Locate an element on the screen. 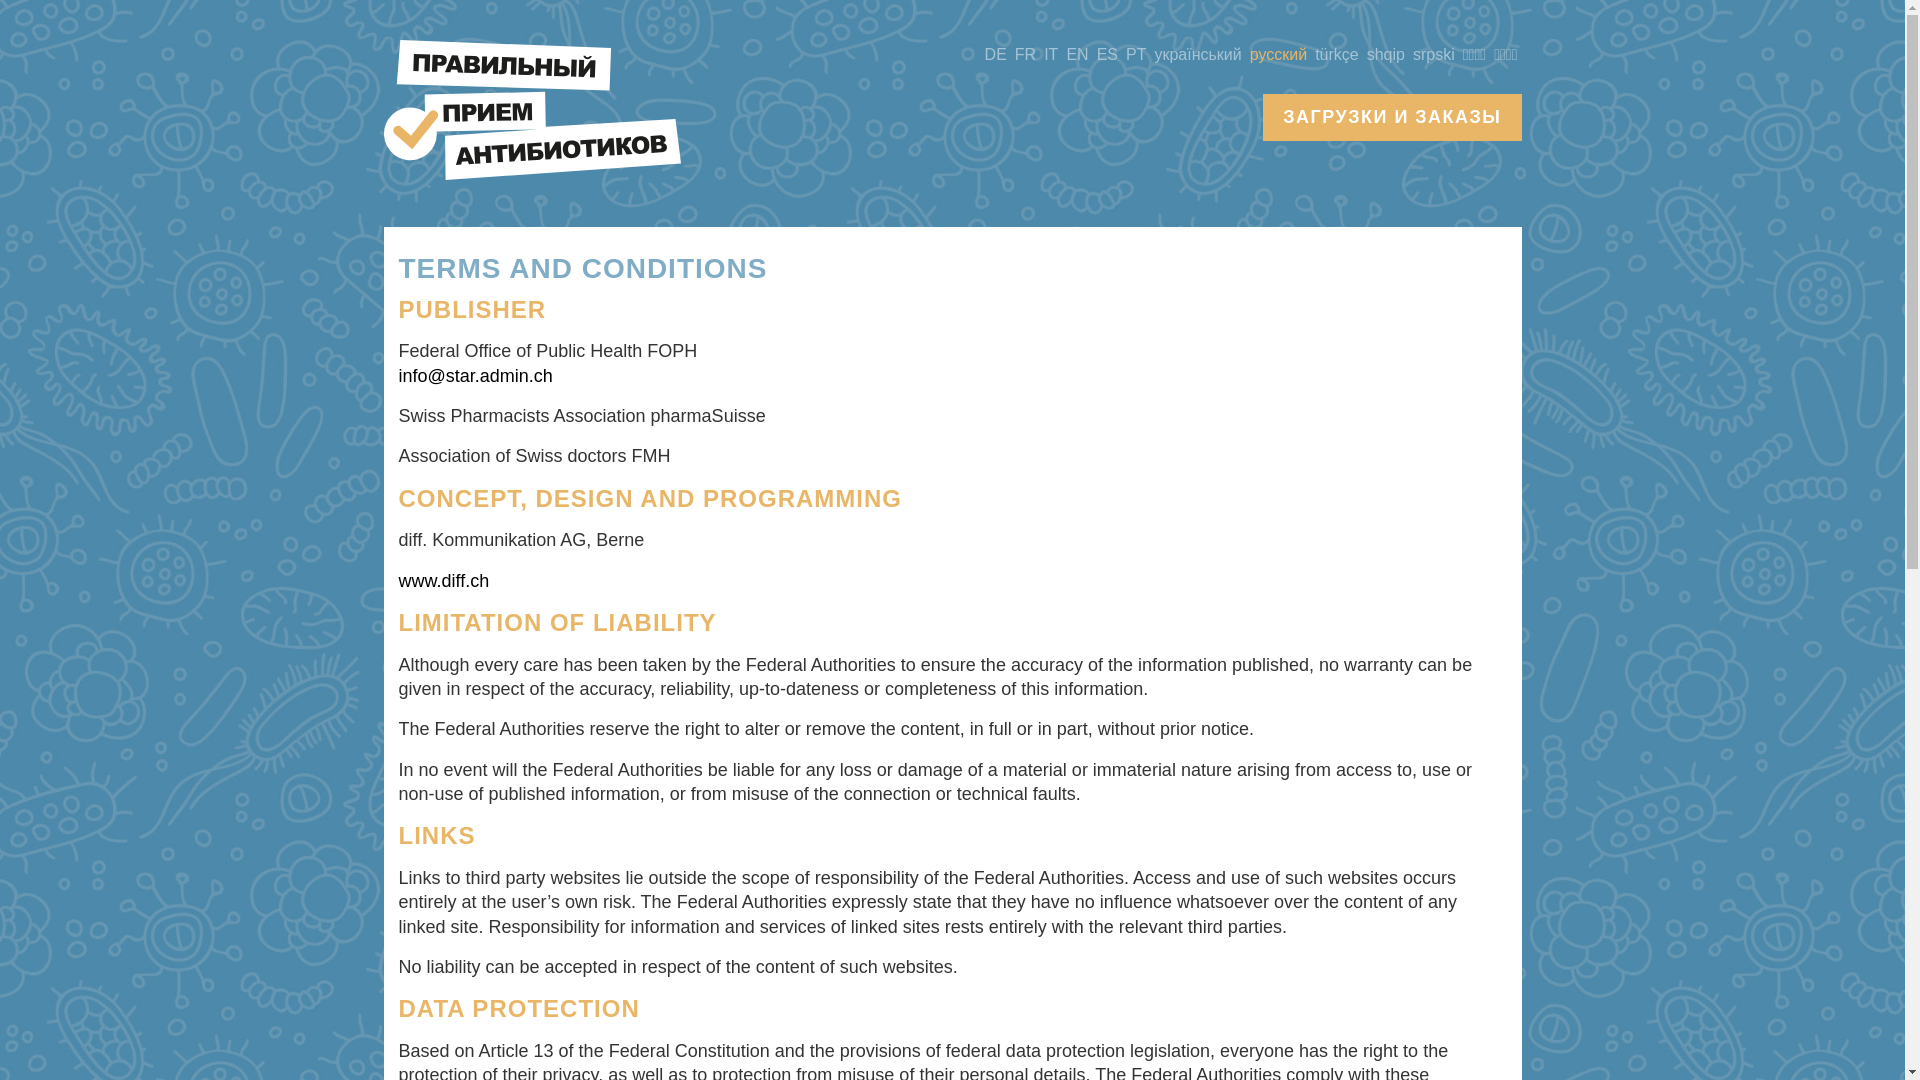  'EN' is located at coordinates (1060, 53).